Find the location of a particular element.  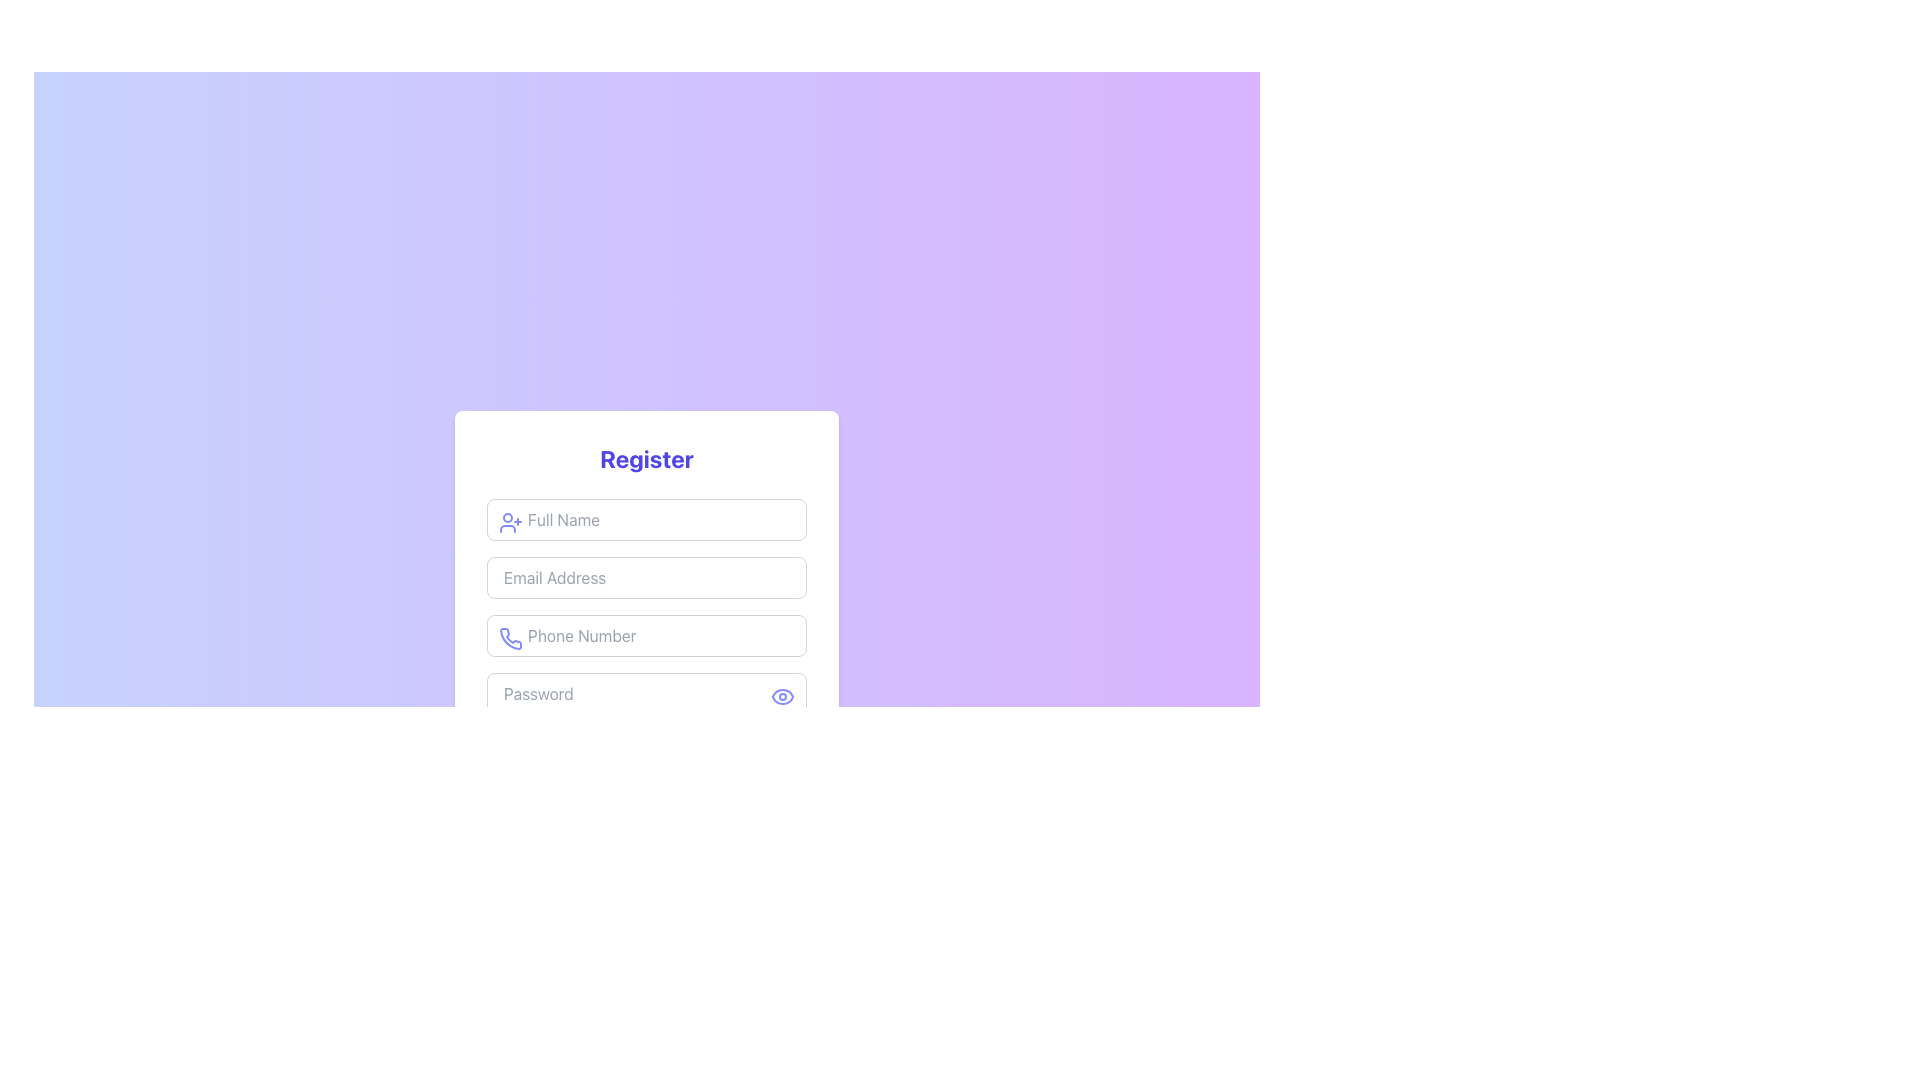

the phone number input field located below the 'Email Address' field and above the 'Password' field in the registration form is located at coordinates (647, 636).